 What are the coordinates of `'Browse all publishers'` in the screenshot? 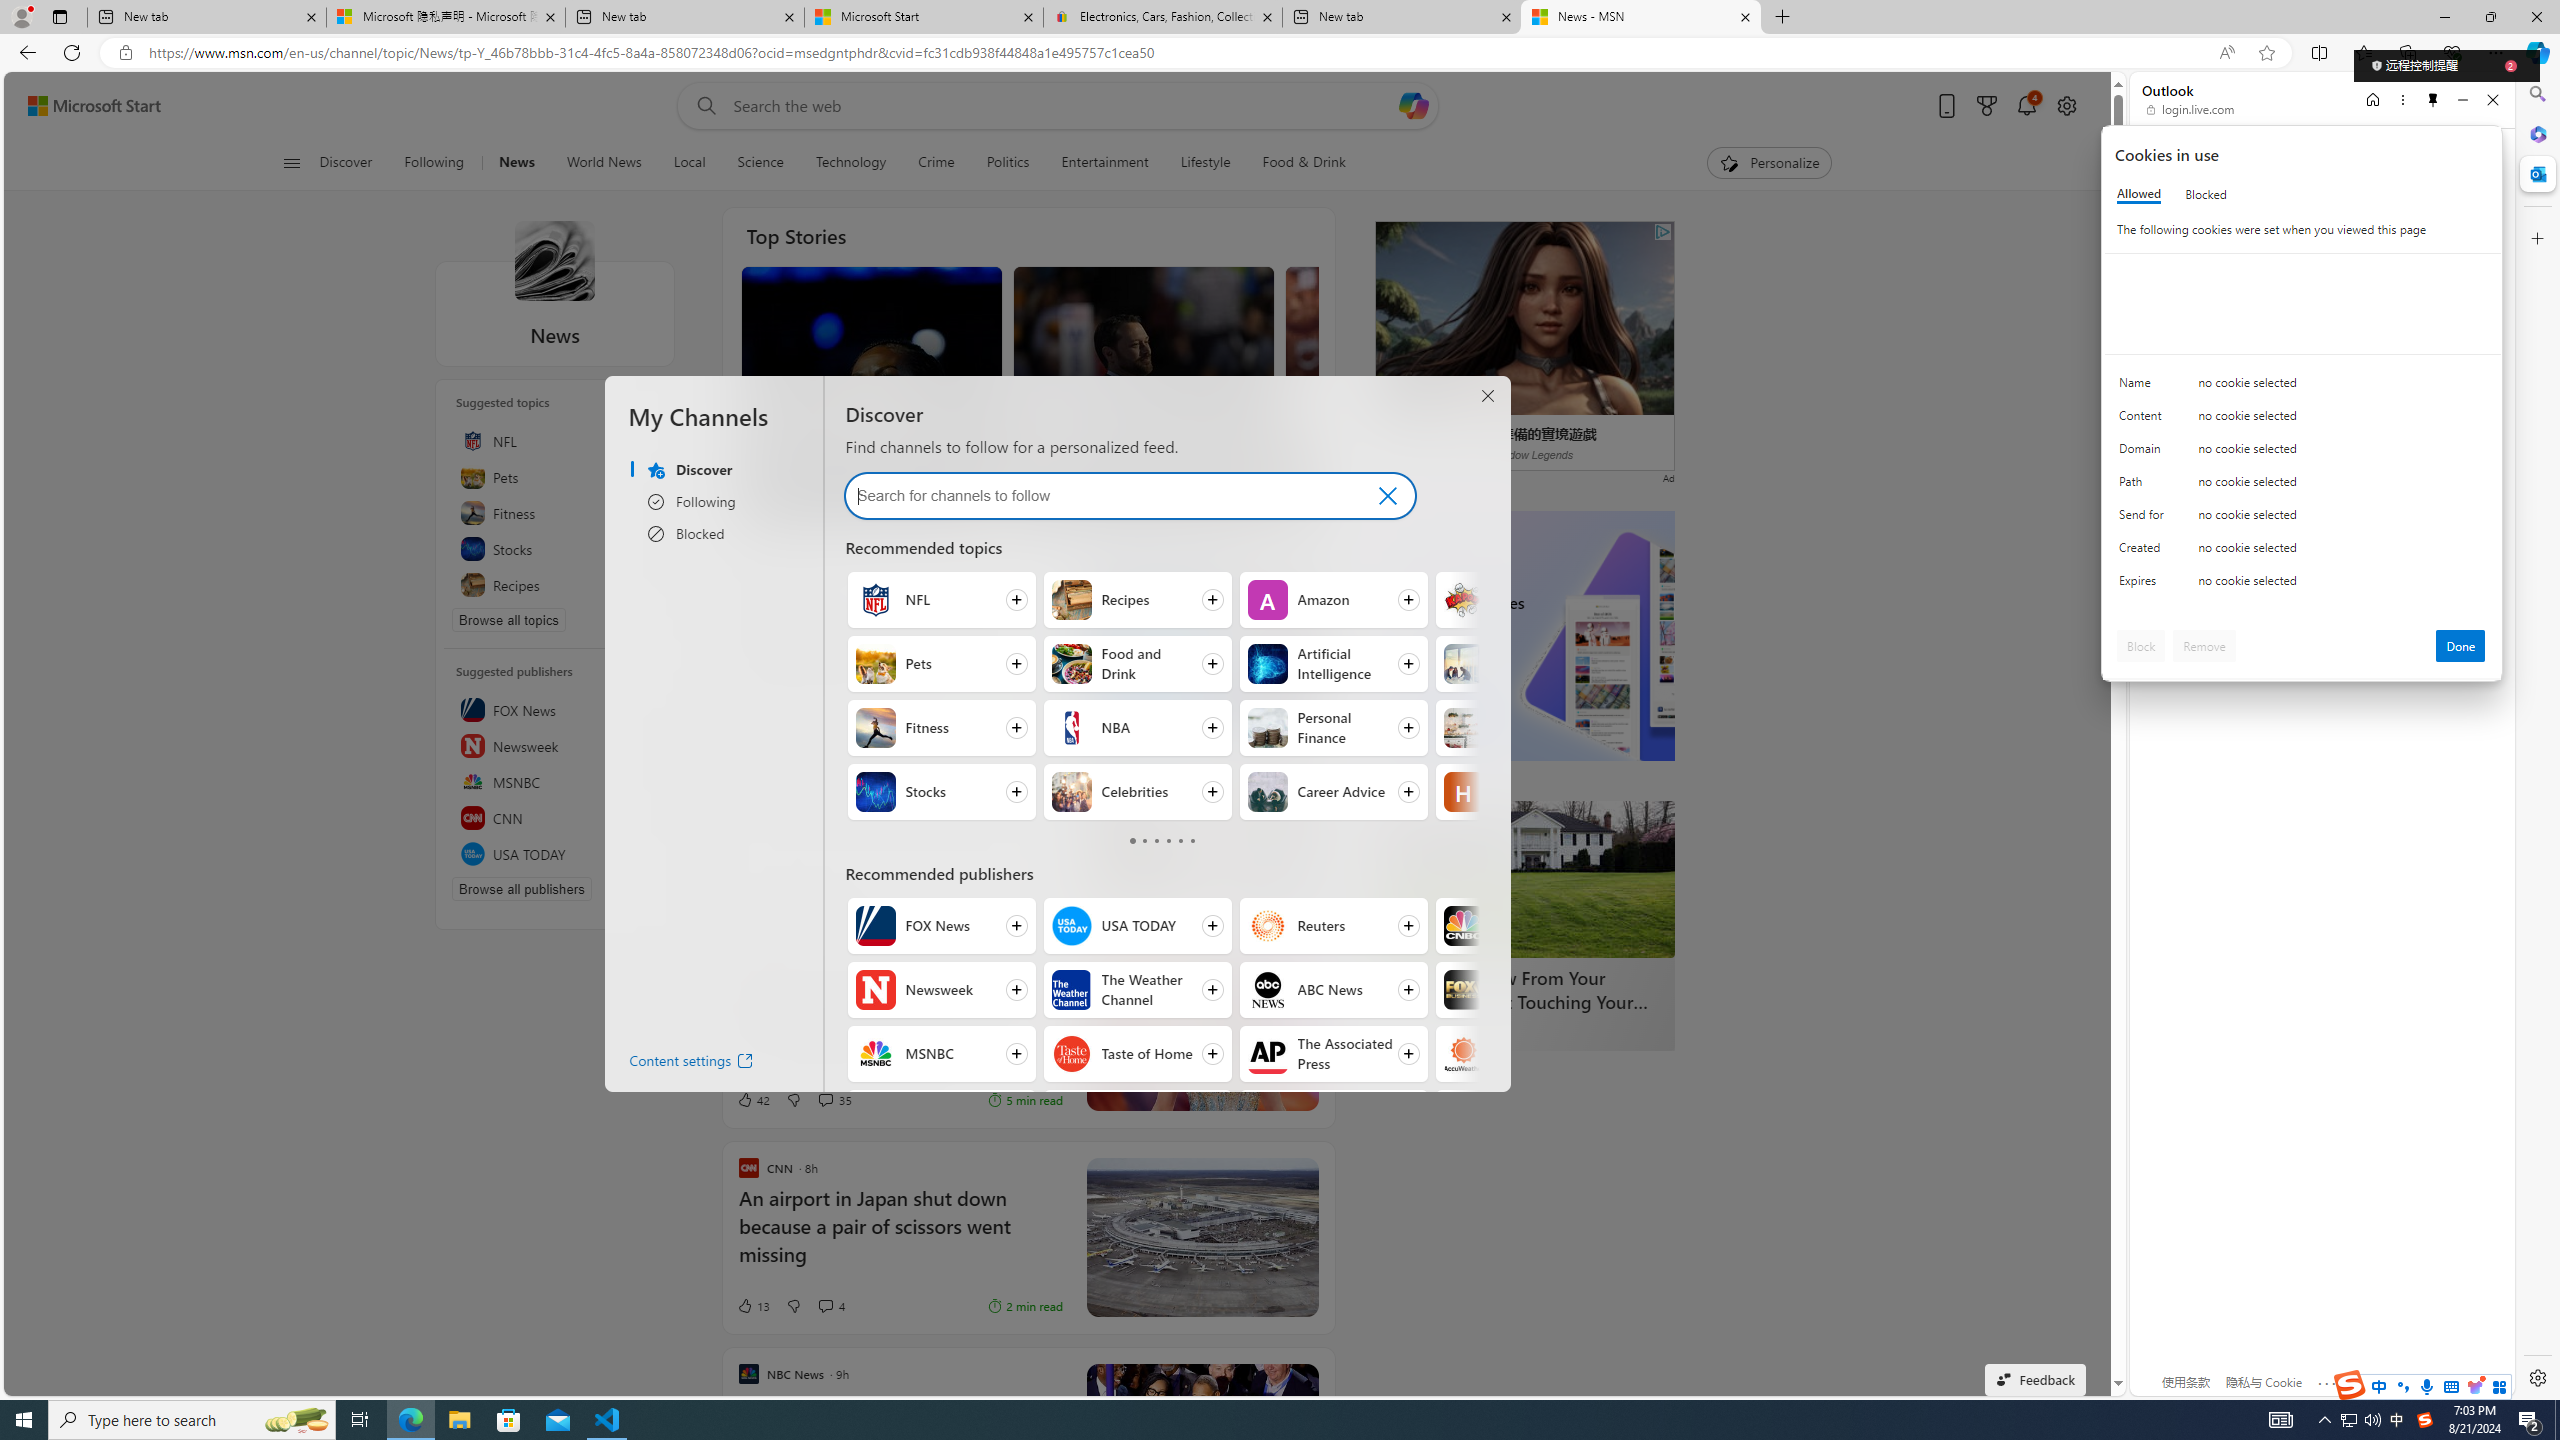 It's located at (521, 888).